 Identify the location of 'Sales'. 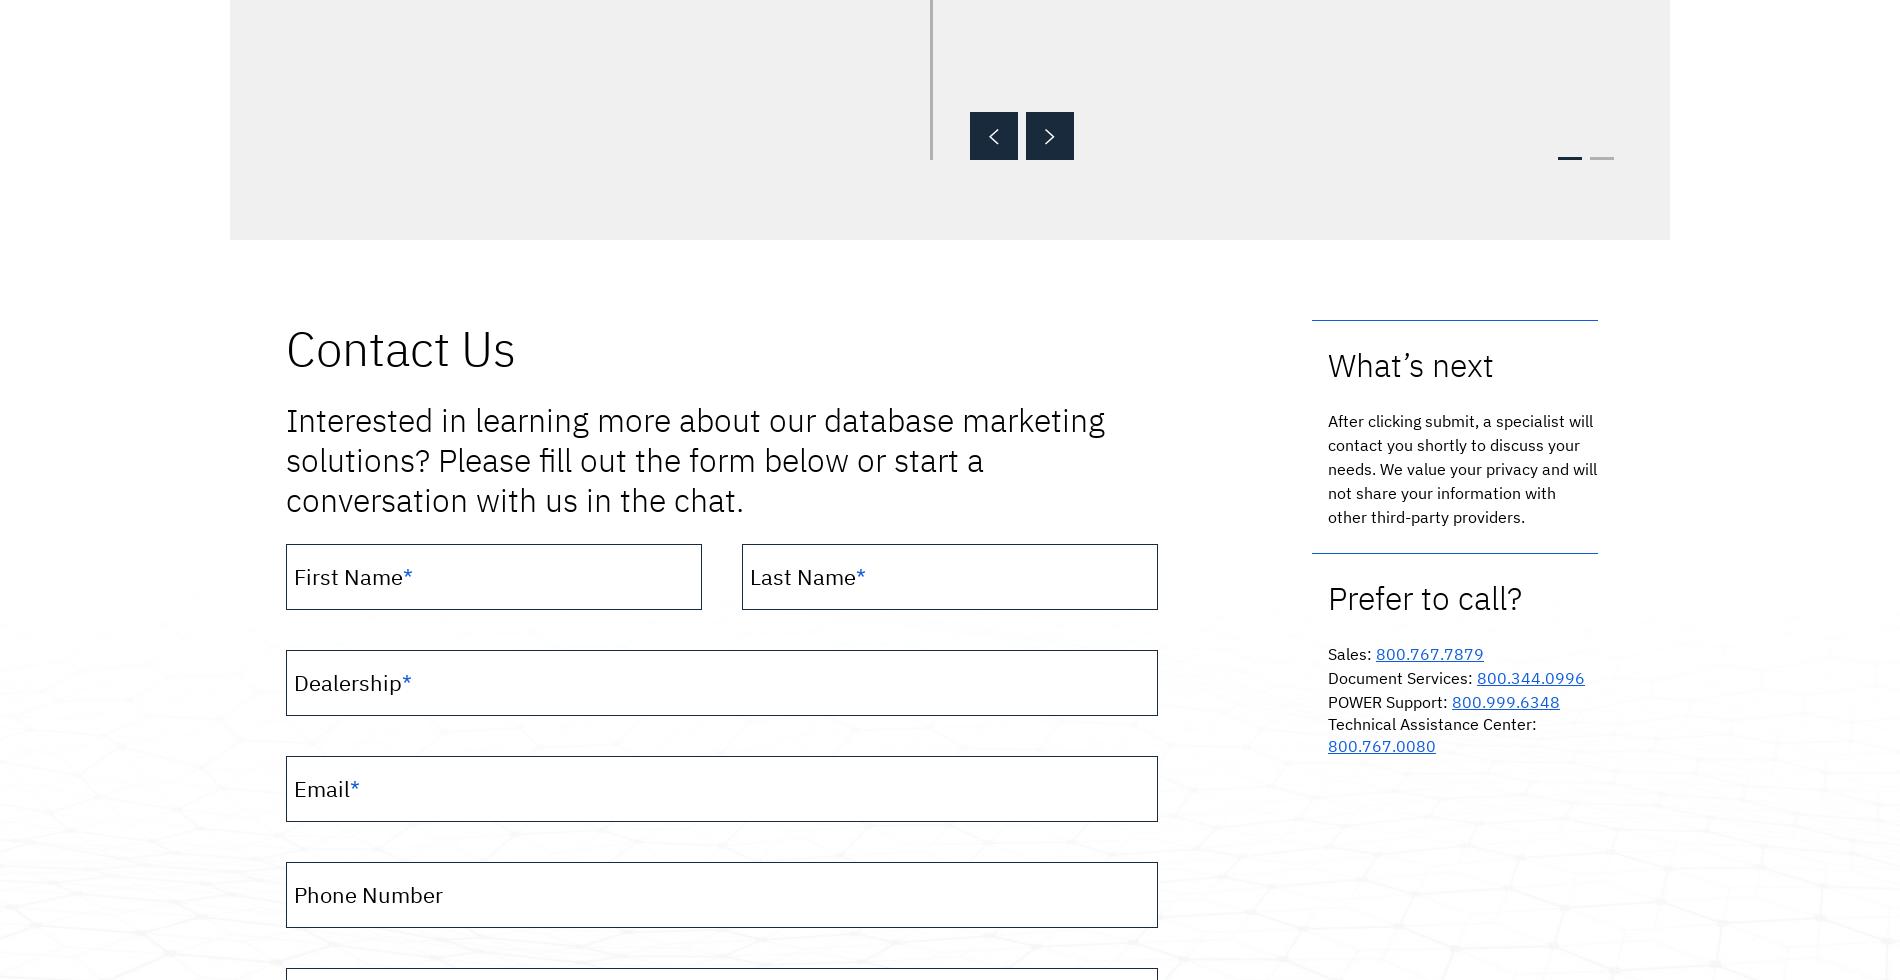
(1346, 653).